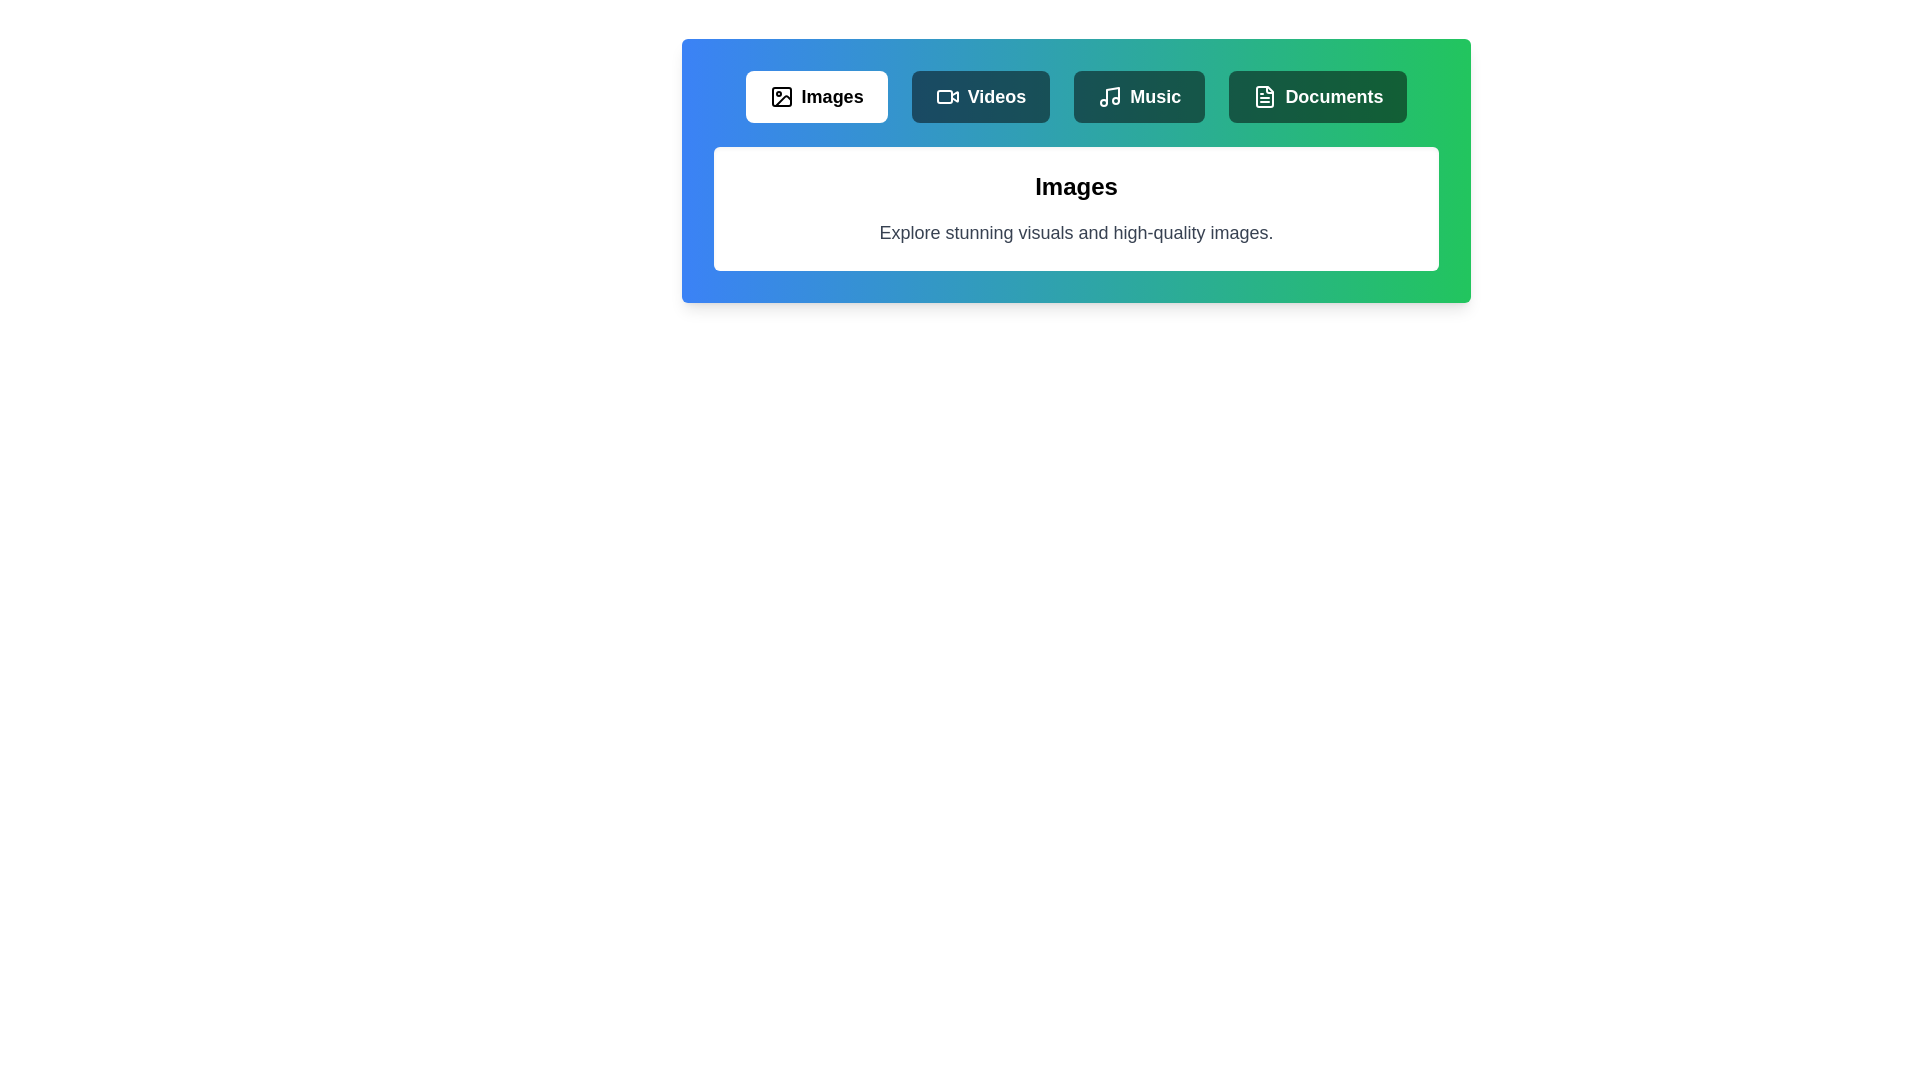 The image size is (1920, 1080). Describe the element at coordinates (1139, 96) in the screenshot. I see `the Music tab` at that location.